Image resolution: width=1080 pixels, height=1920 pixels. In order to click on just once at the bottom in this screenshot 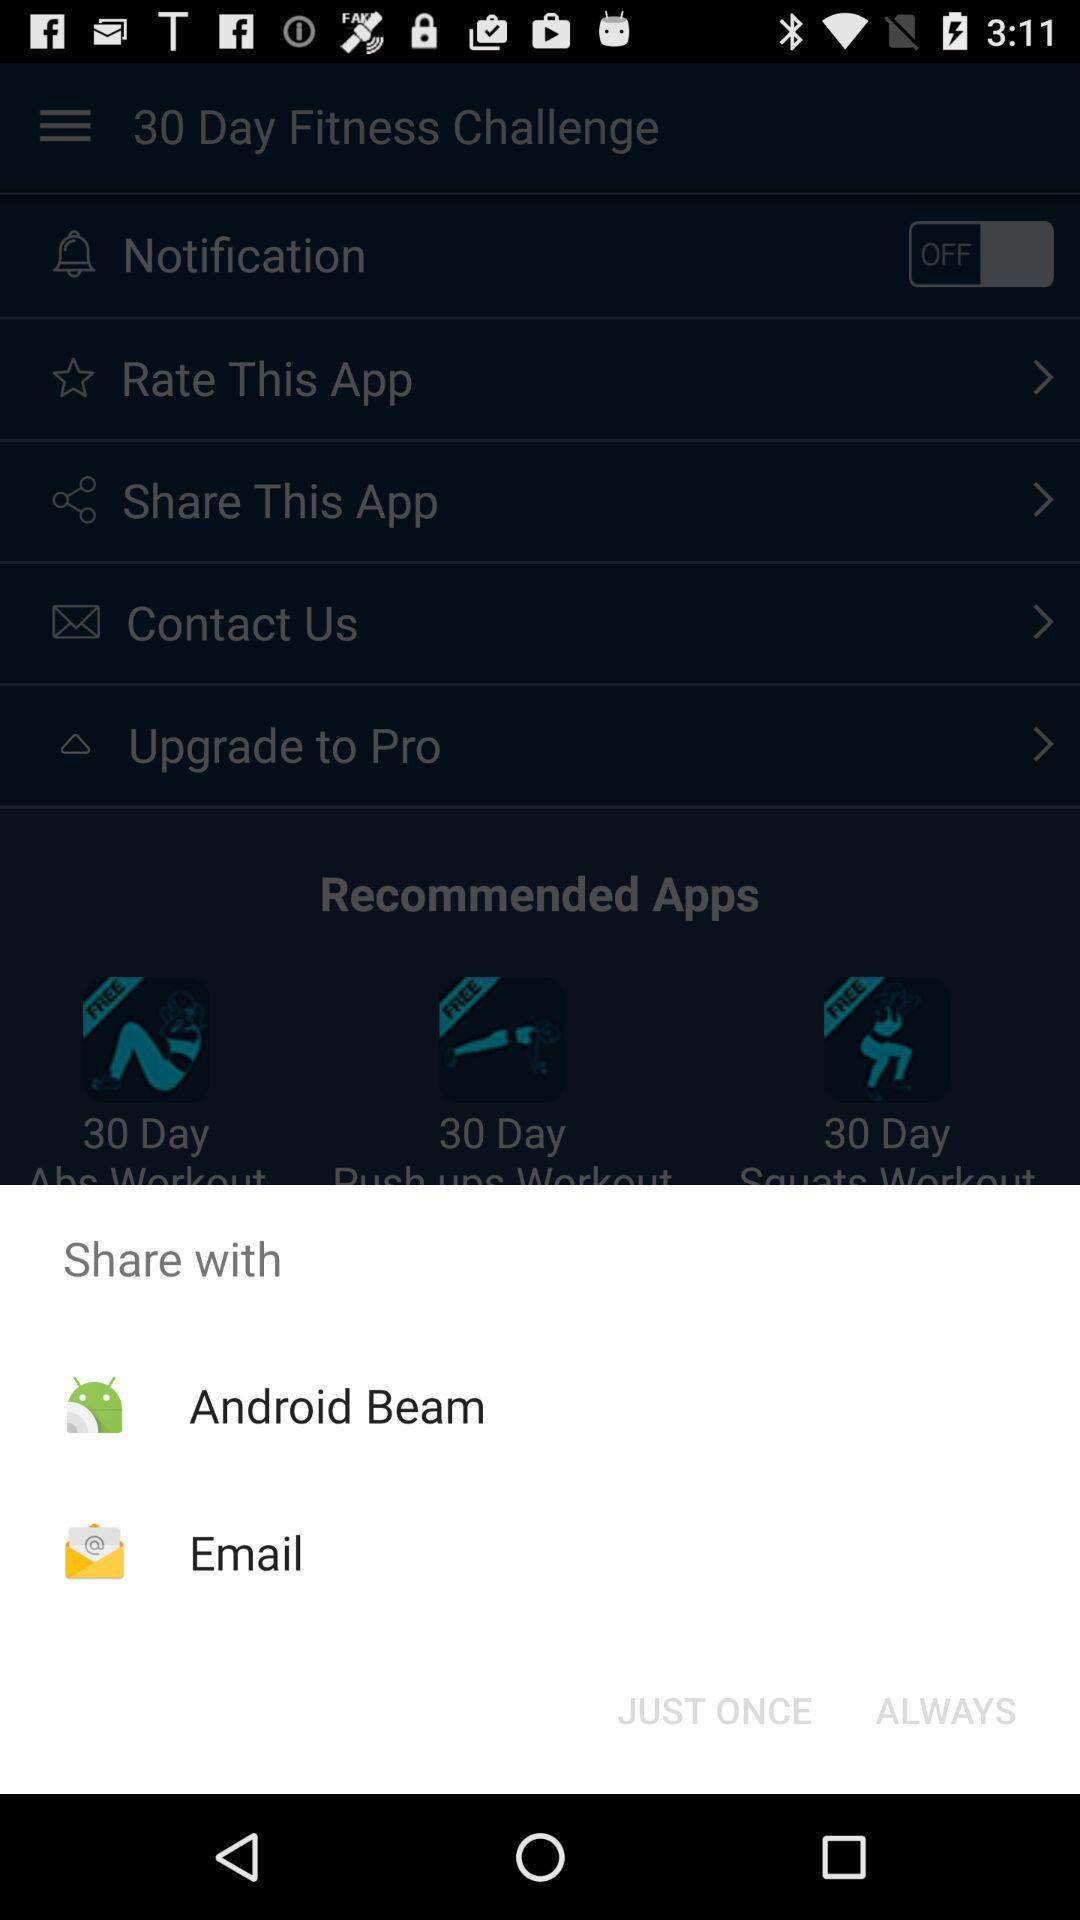, I will do `click(713, 1708)`.